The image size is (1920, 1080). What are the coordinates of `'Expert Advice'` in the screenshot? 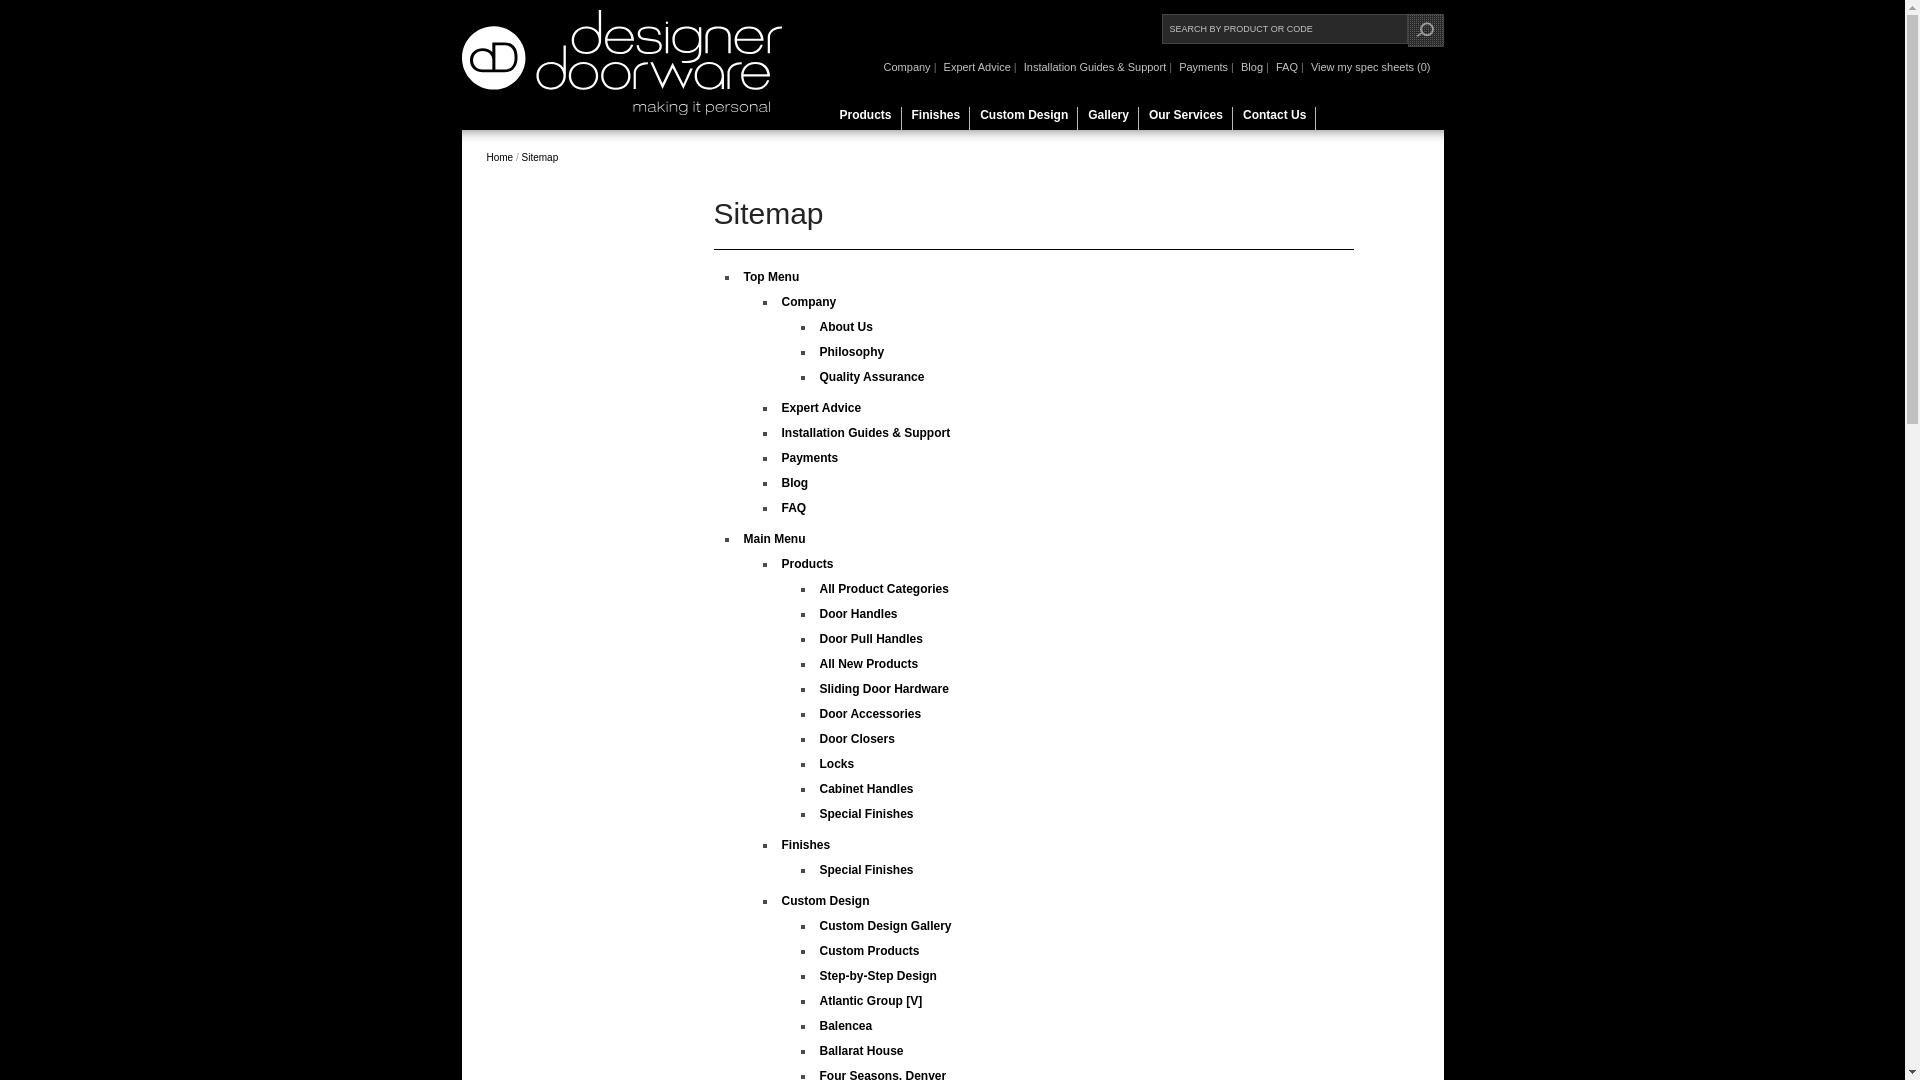 It's located at (939, 65).